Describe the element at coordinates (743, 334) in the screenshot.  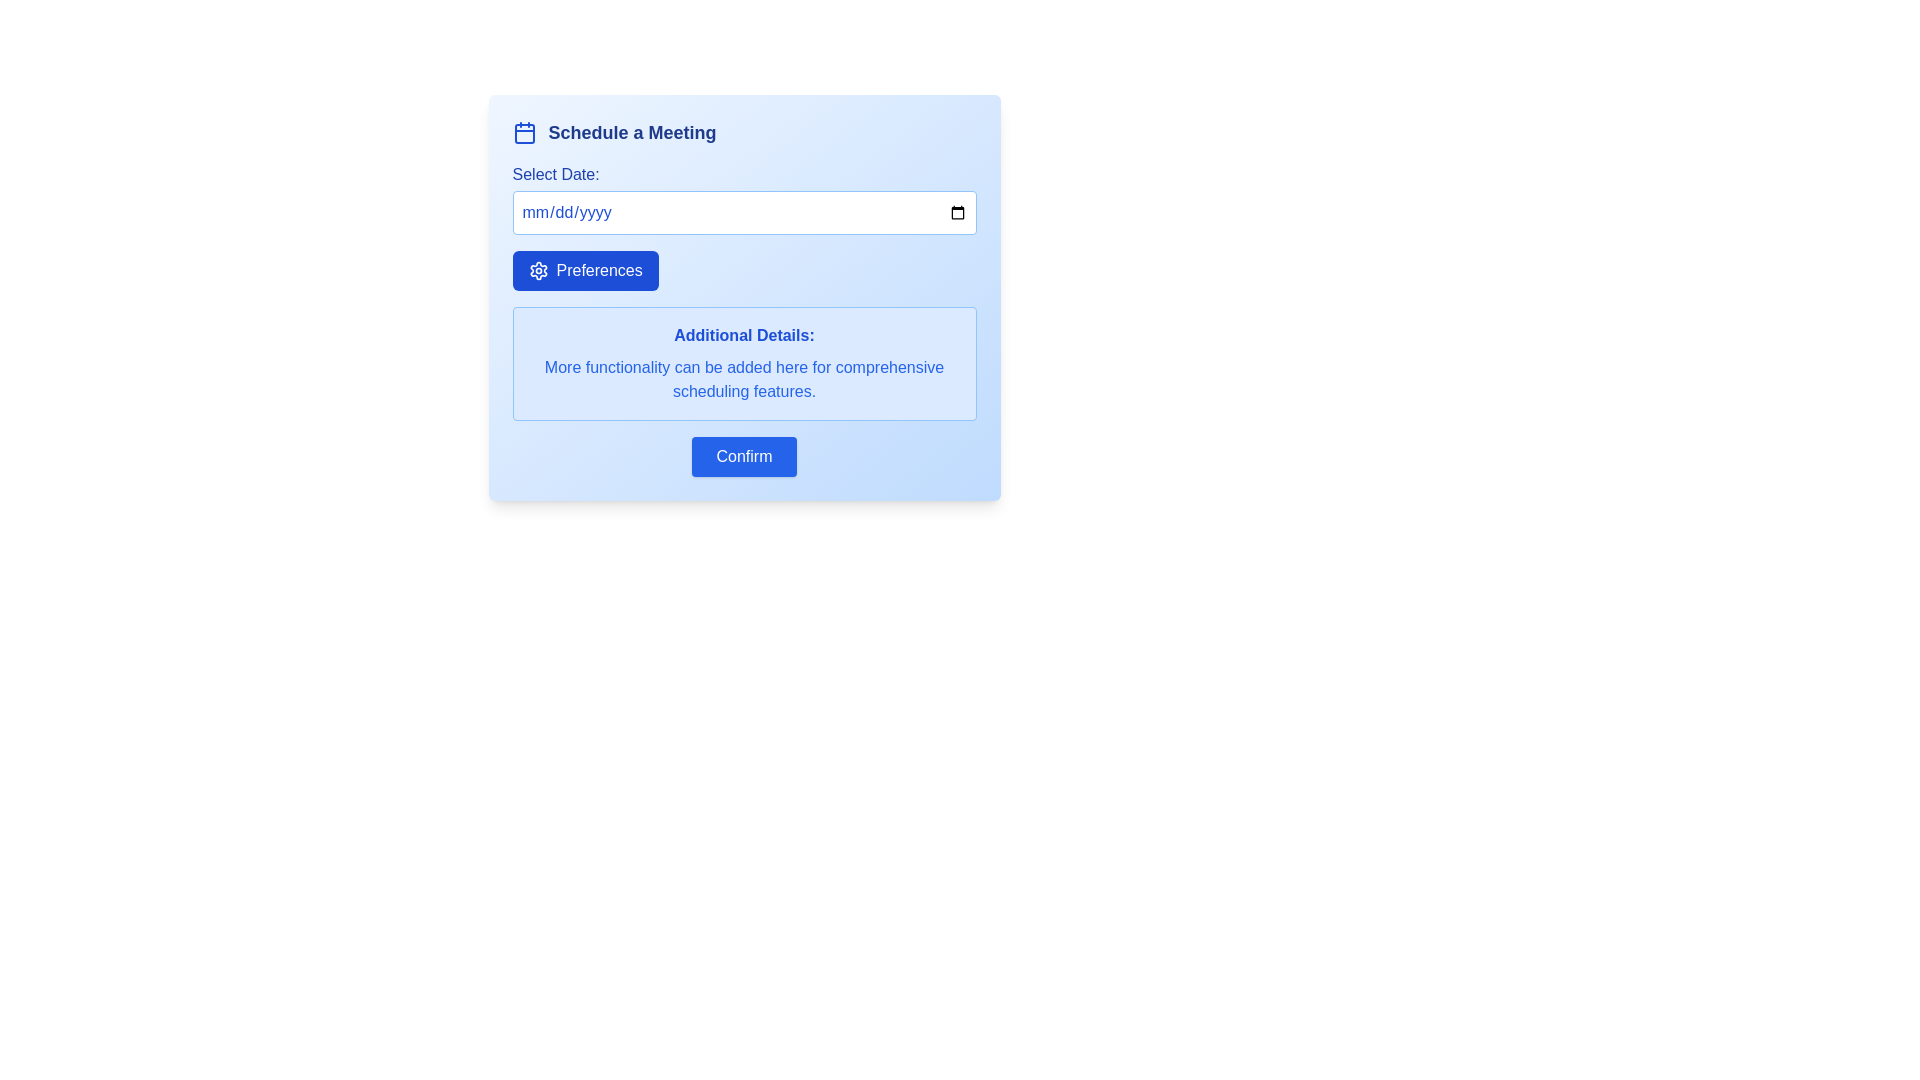
I see `the text label displaying 'Additional Details:' in a bold blue font, positioned at the top of a bordered box with a light blue background` at that location.